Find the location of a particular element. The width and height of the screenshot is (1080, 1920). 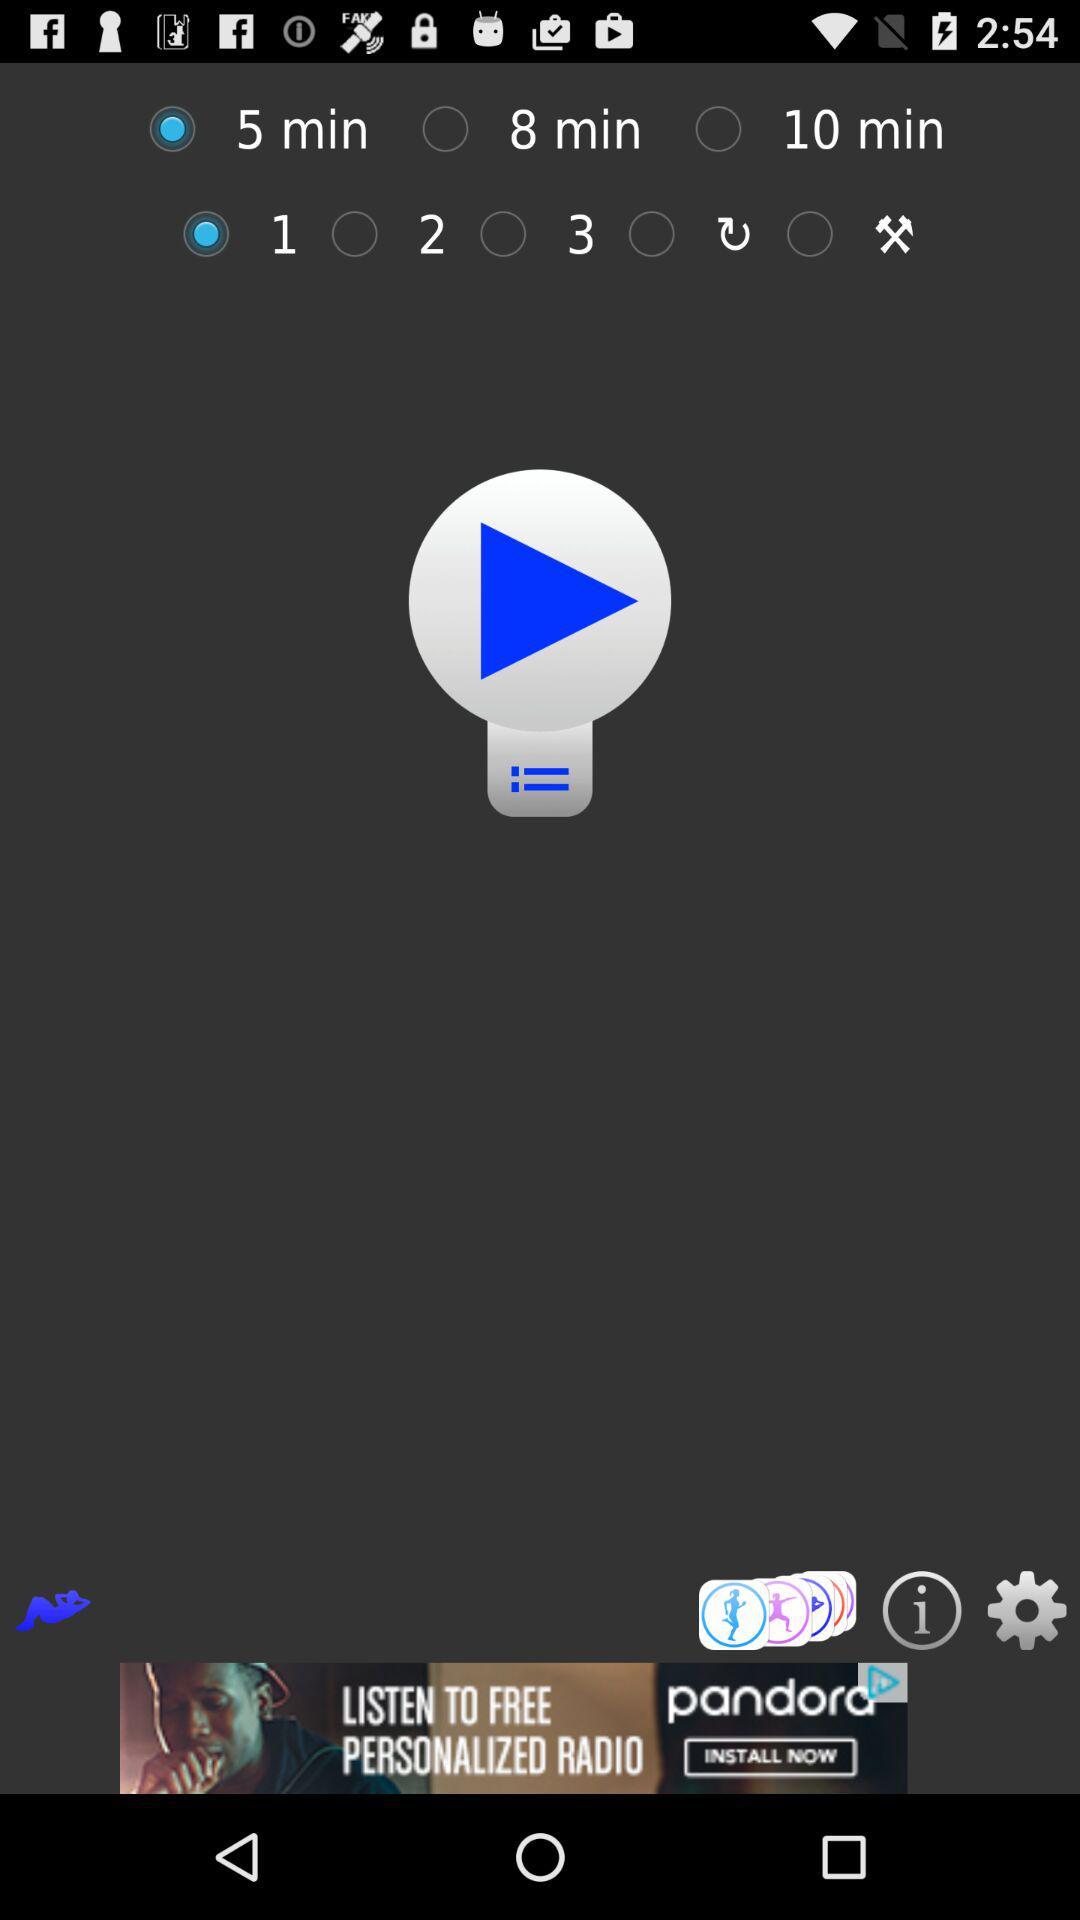

2 minutes is located at coordinates (365, 234).